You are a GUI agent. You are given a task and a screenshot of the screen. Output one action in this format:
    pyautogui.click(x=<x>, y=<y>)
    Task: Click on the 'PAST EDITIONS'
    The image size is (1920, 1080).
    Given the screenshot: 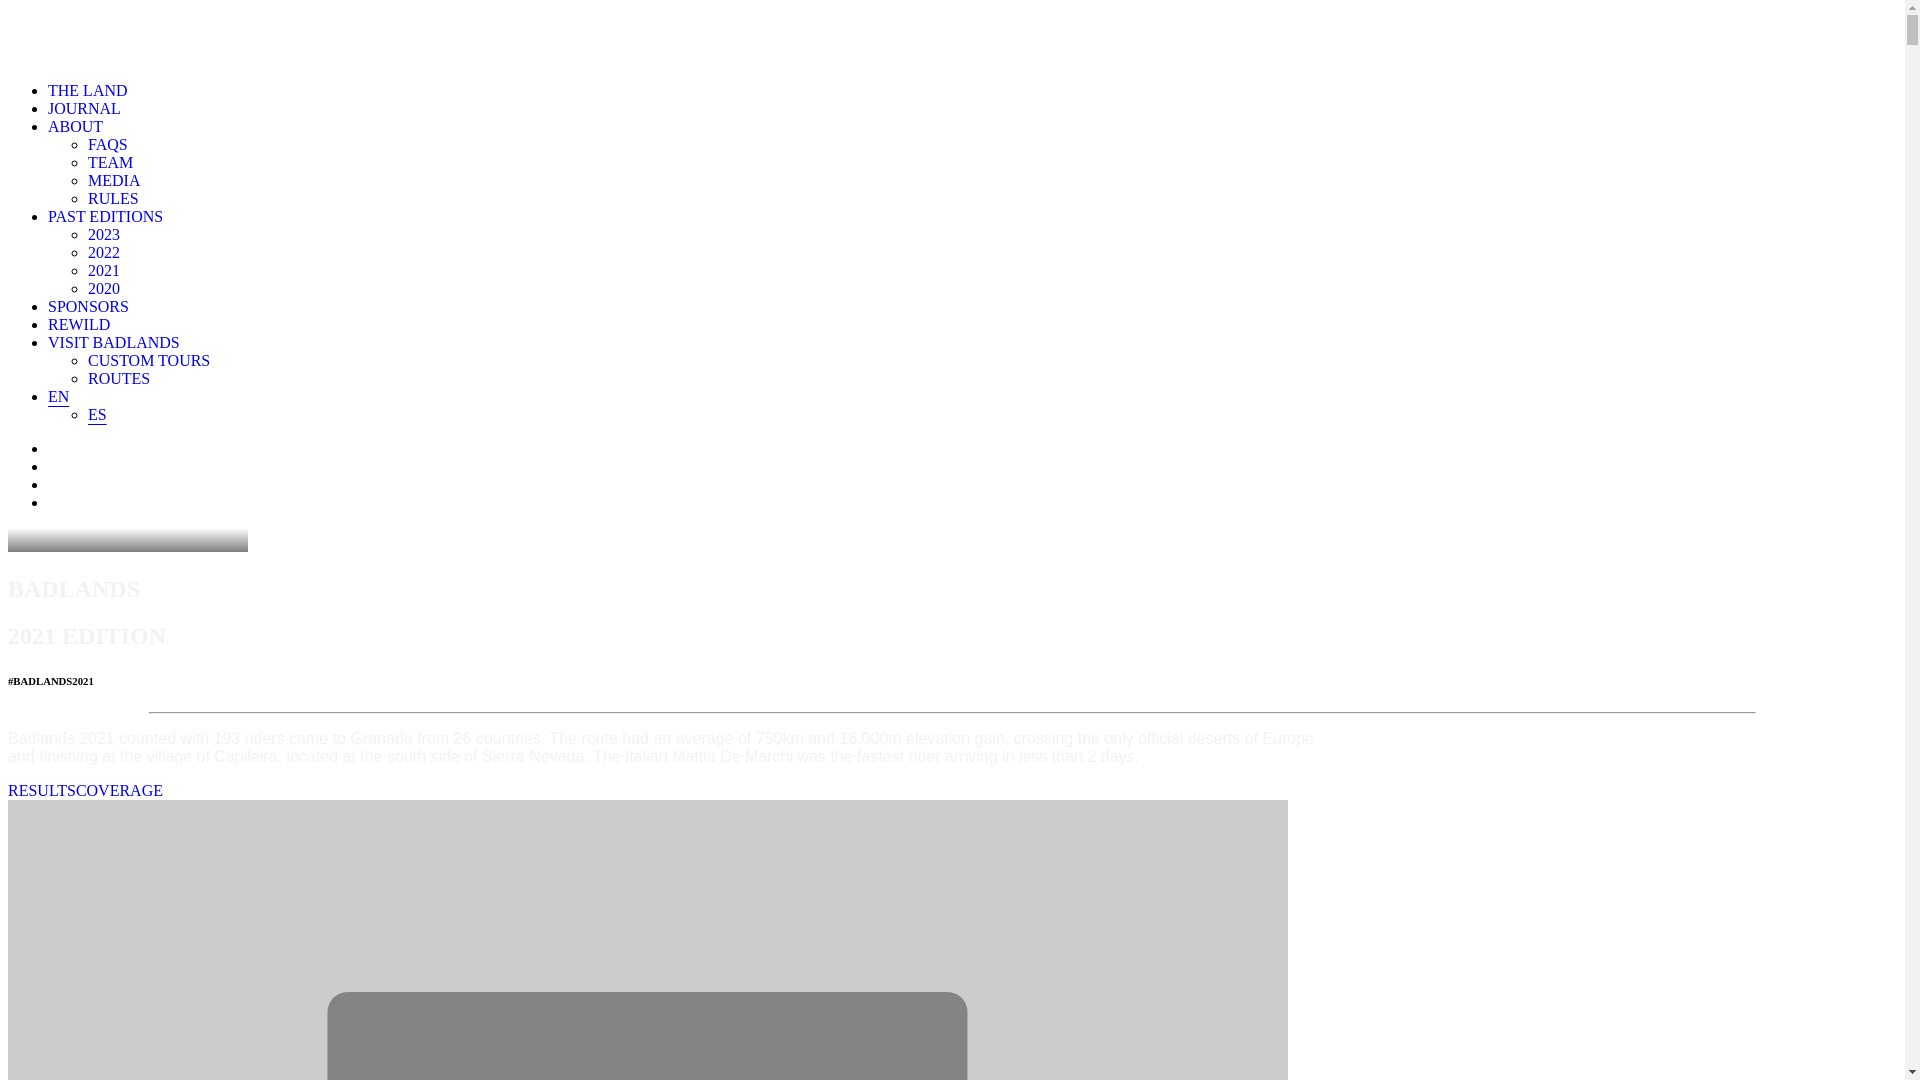 What is the action you would take?
    pyautogui.click(x=104, y=216)
    